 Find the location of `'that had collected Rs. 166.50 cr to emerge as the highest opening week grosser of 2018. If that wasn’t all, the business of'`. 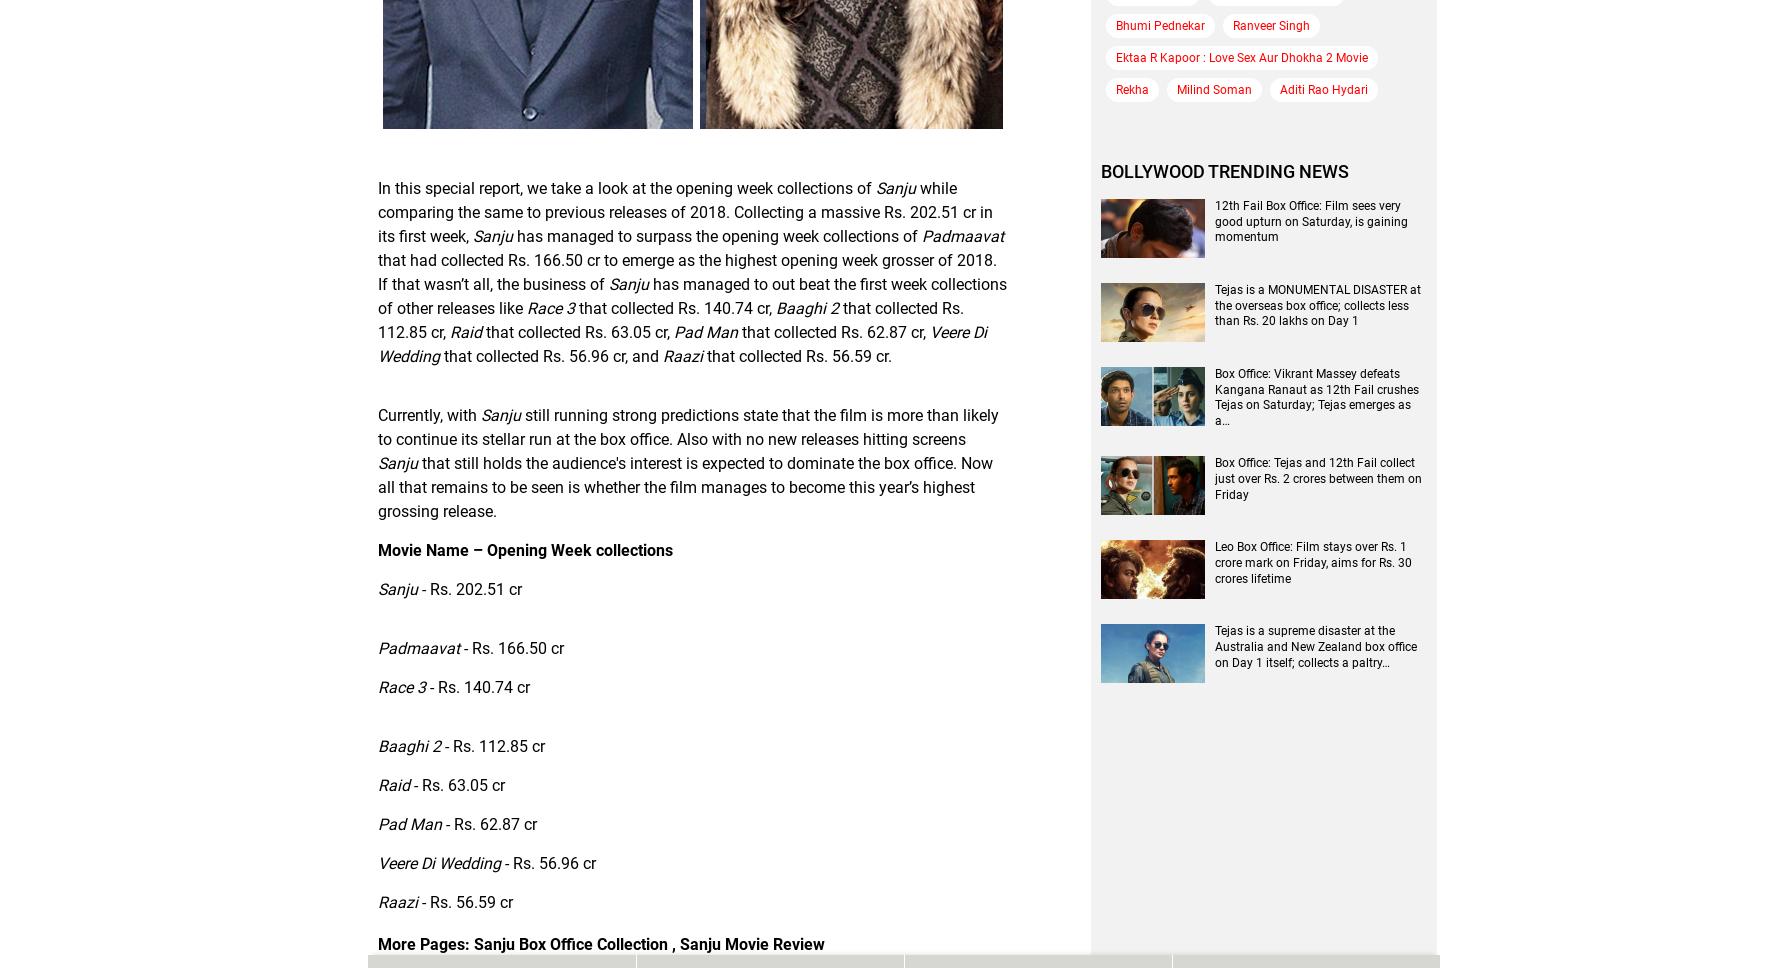

'that had collected Rs. 166.50 cr to emerge as the highest opening week grosser of 2018. If that wasn’t all, the business of' is located at coordinates (686, 272).